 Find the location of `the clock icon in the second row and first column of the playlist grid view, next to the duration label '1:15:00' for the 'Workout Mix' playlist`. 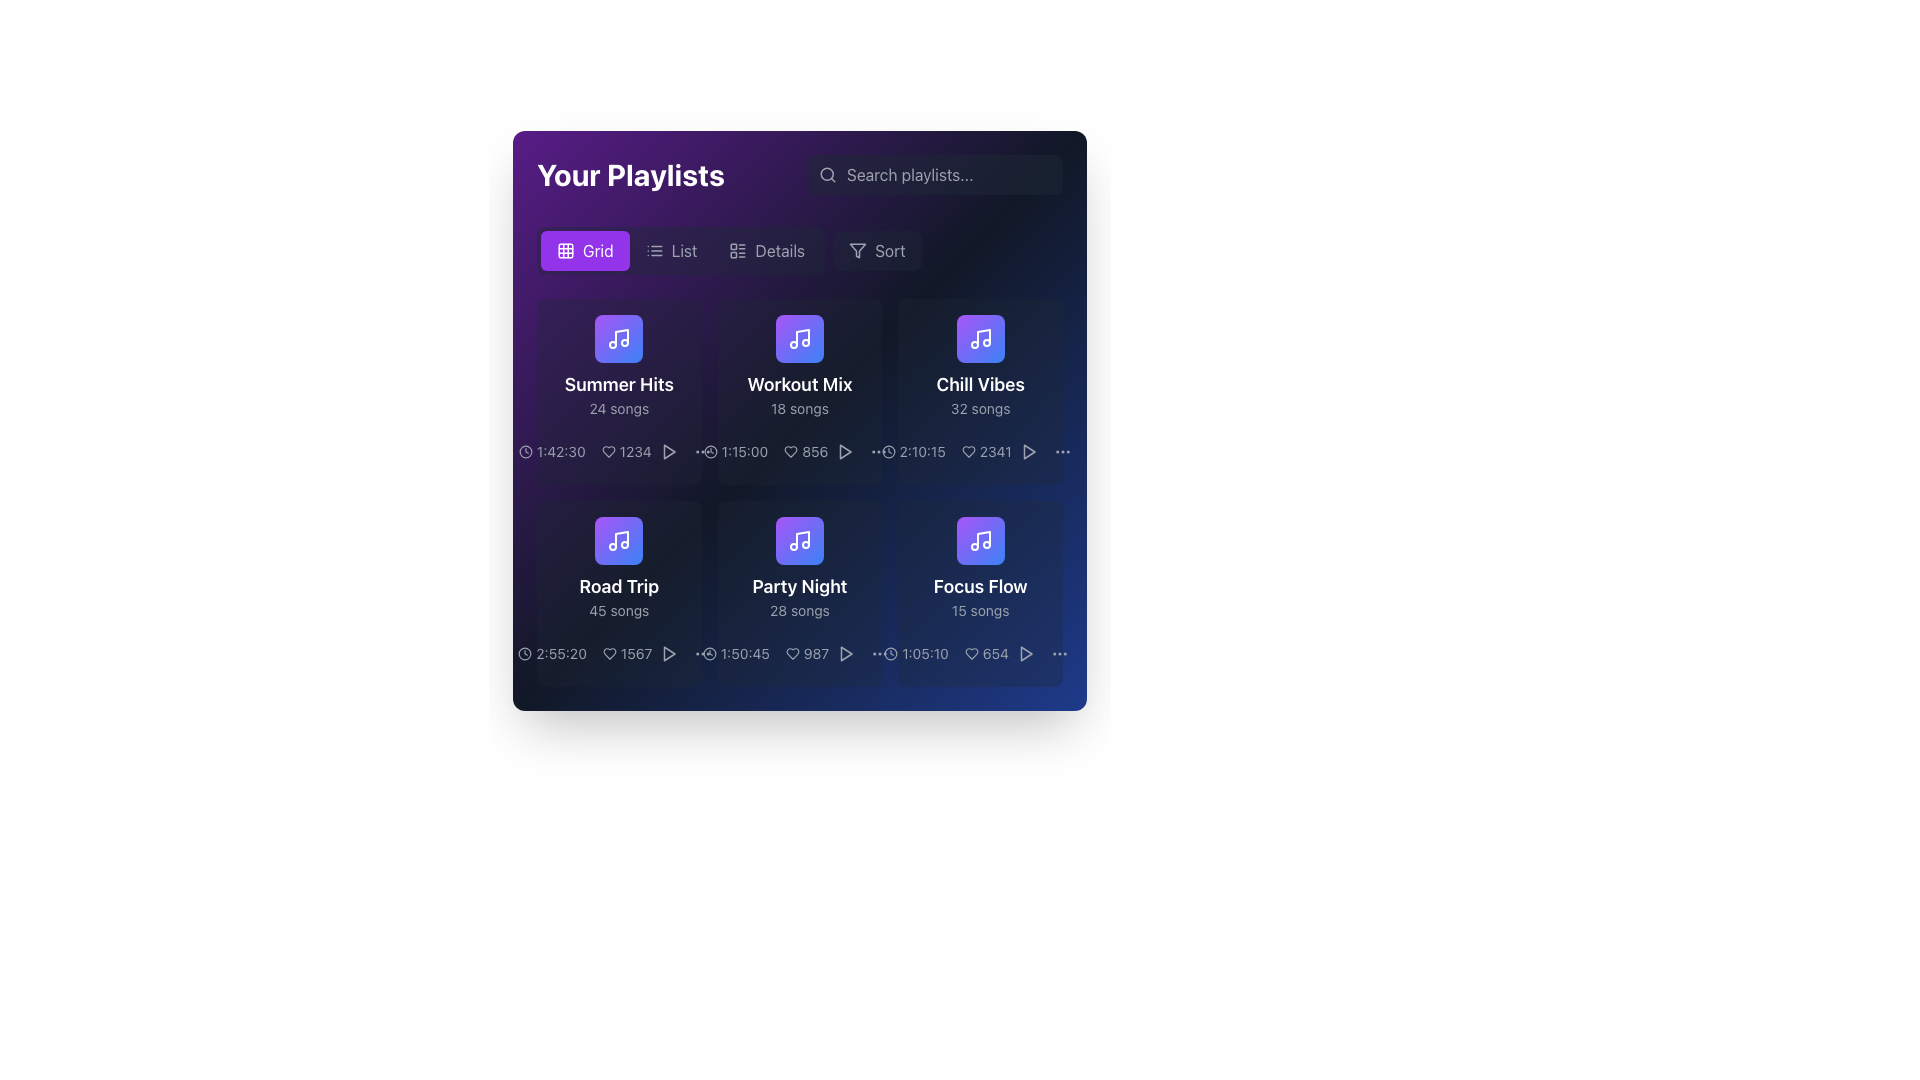

the clock icon in the second row and first column of the playlist grid view, next to the duration label '1:15:00' for the 'Workout Mix' playlist is located at coordinates (710, 451).